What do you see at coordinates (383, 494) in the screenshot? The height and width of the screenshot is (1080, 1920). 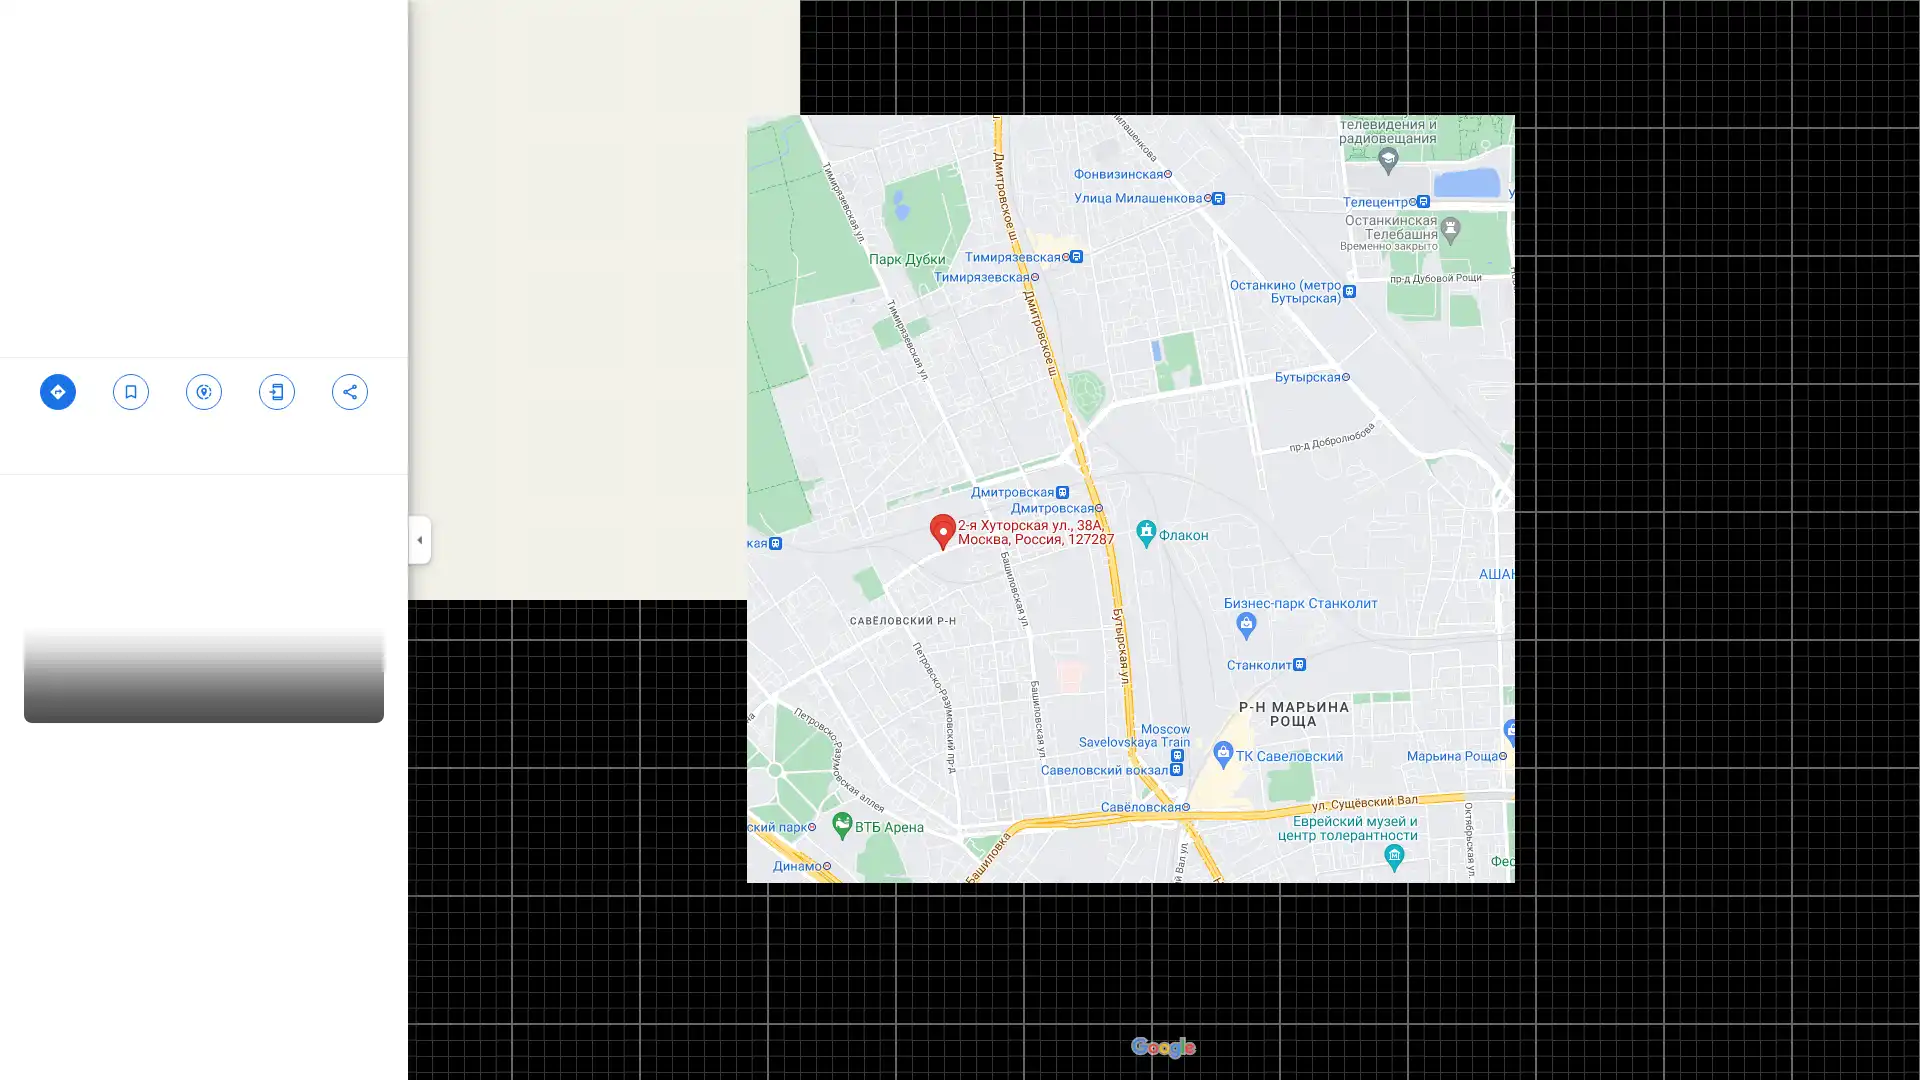 I see `+` at bounding box center [383, 494].